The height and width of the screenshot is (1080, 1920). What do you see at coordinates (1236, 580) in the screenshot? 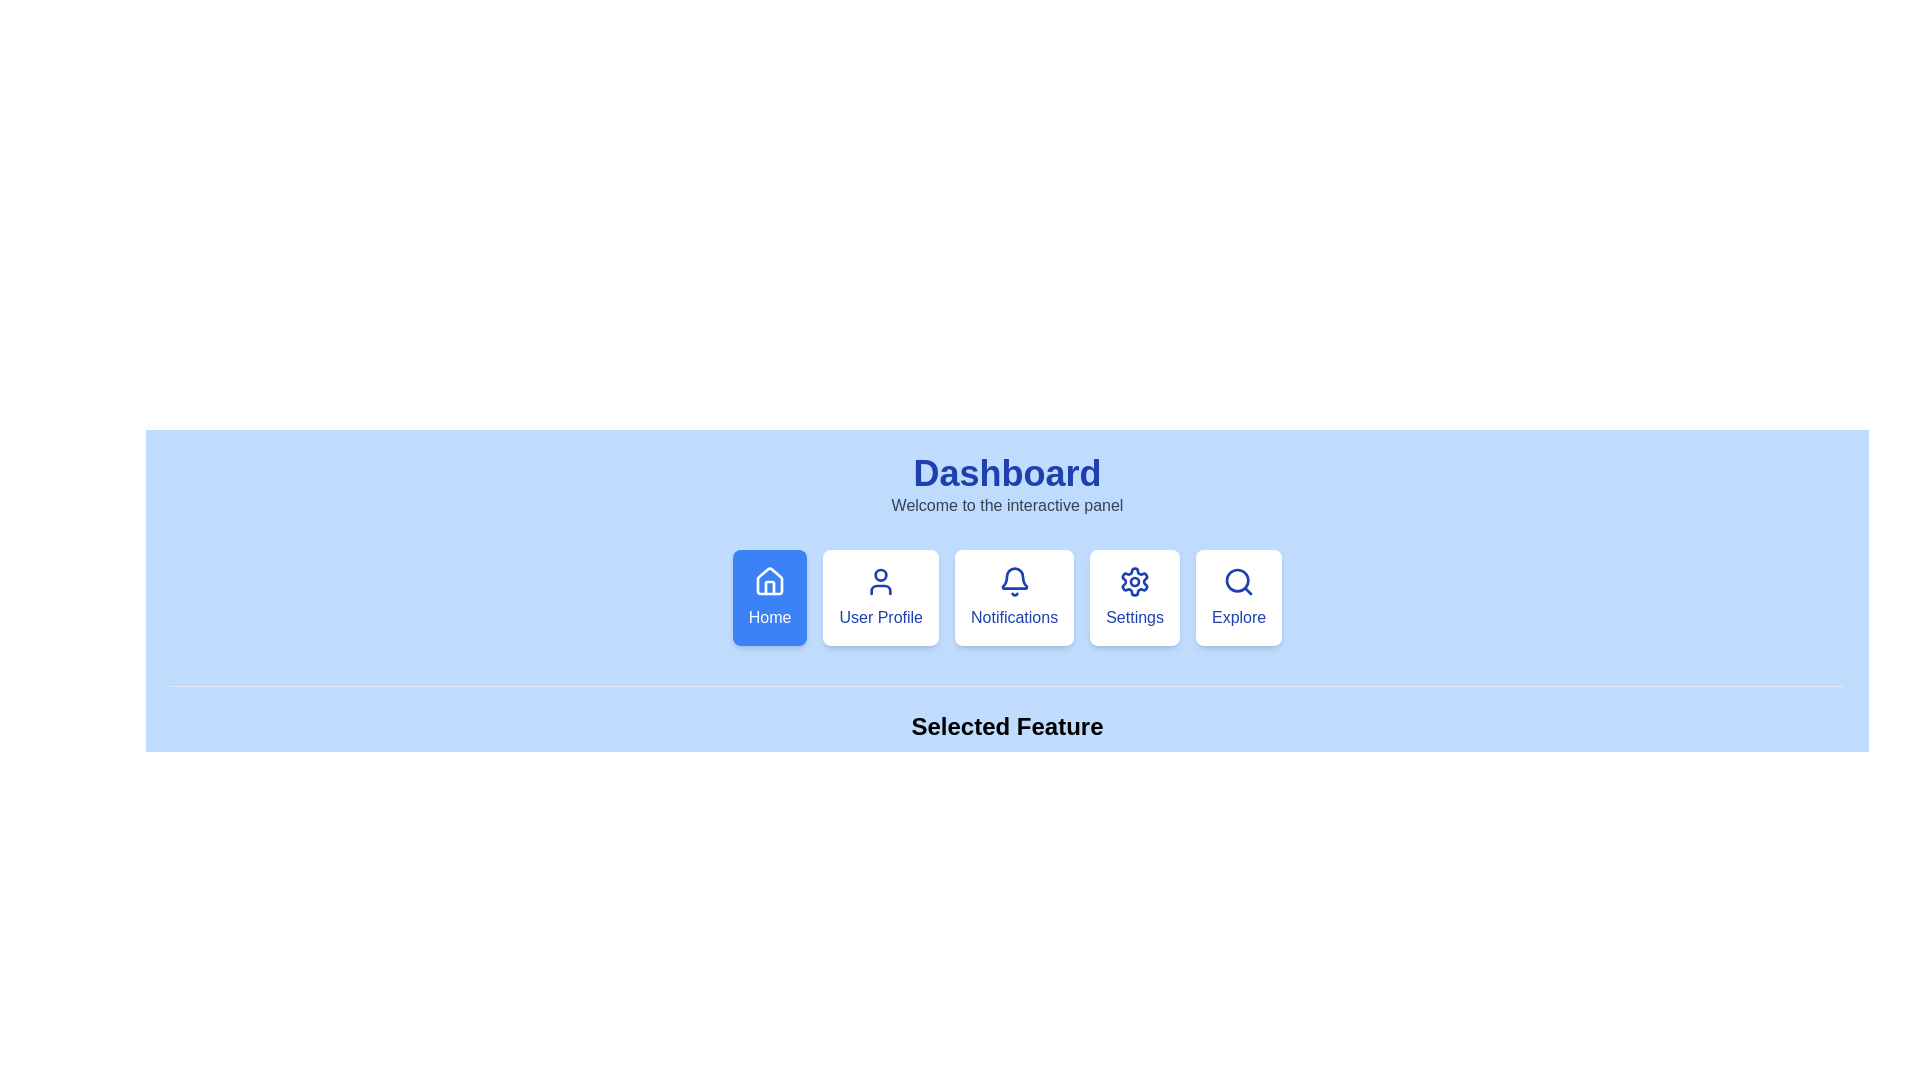
I see `the 'Explore' button, which contains a circular outline representing a magnifying glass icon located at the far right of the feature selection panel` at bounding box center [1236, 580].